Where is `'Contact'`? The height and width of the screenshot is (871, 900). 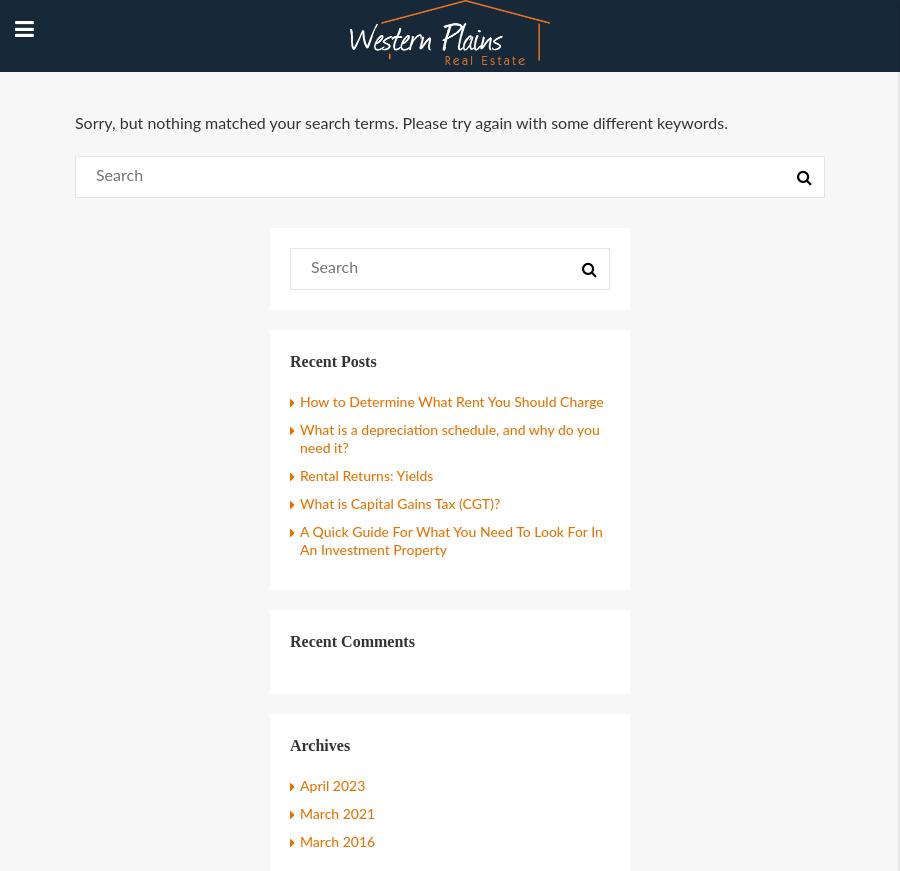 'Contact' is located at coordinates (45, 379).